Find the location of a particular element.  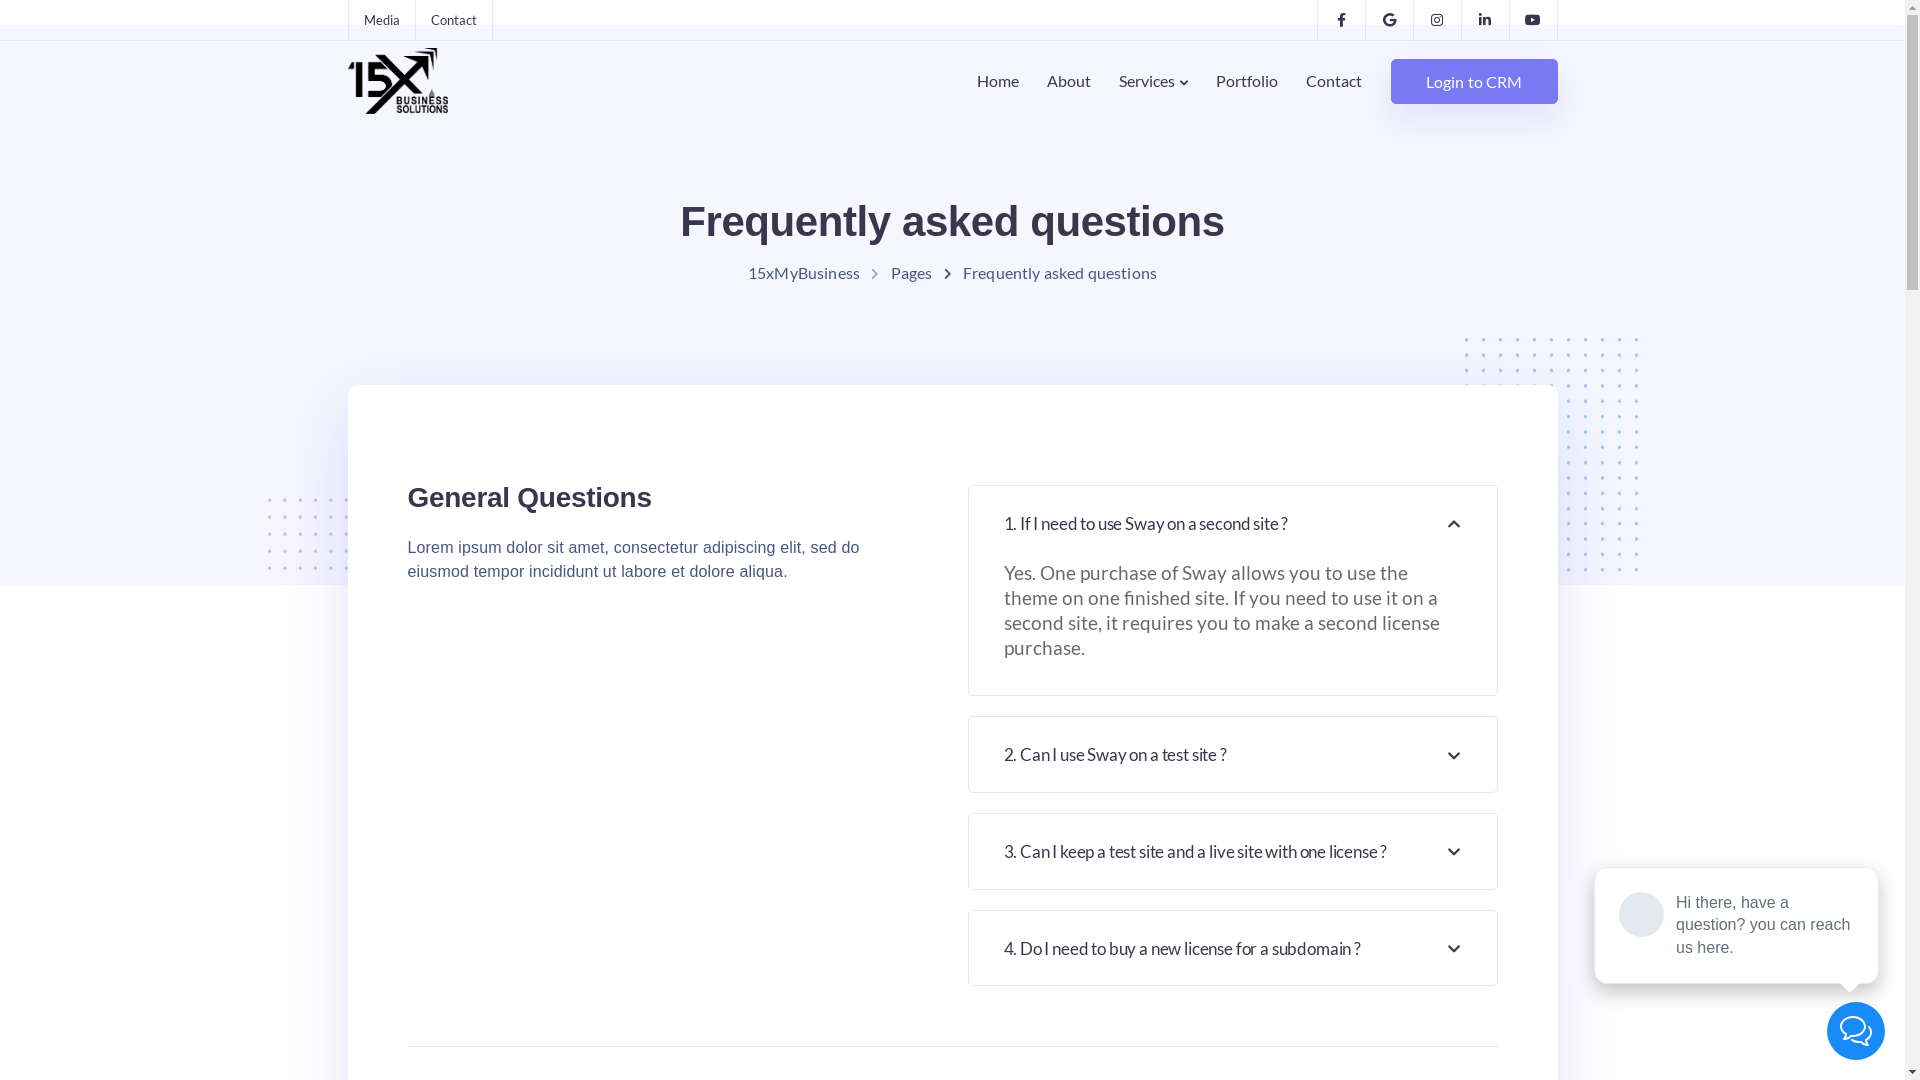

'Contact' is located at coordinates (874, 741).